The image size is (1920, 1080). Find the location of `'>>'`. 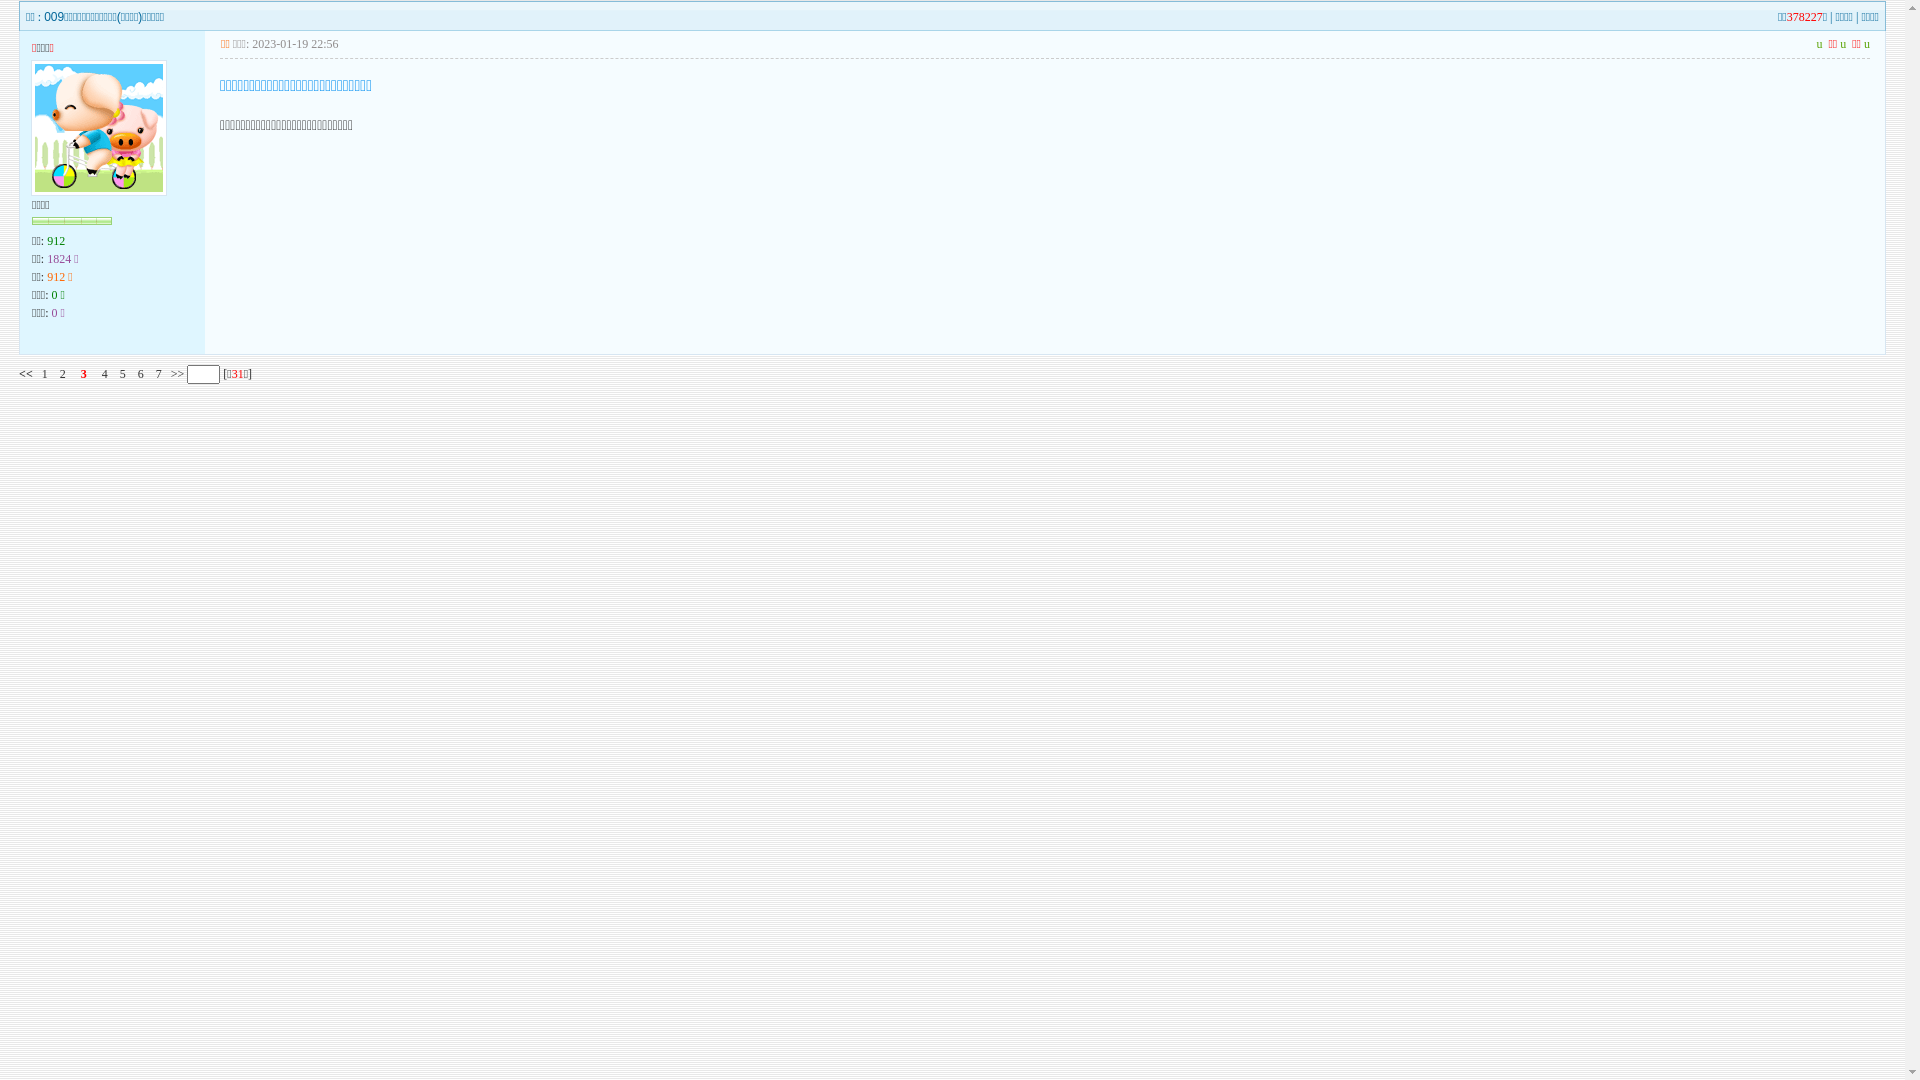

'>>' is located at coordinates (168, 374).